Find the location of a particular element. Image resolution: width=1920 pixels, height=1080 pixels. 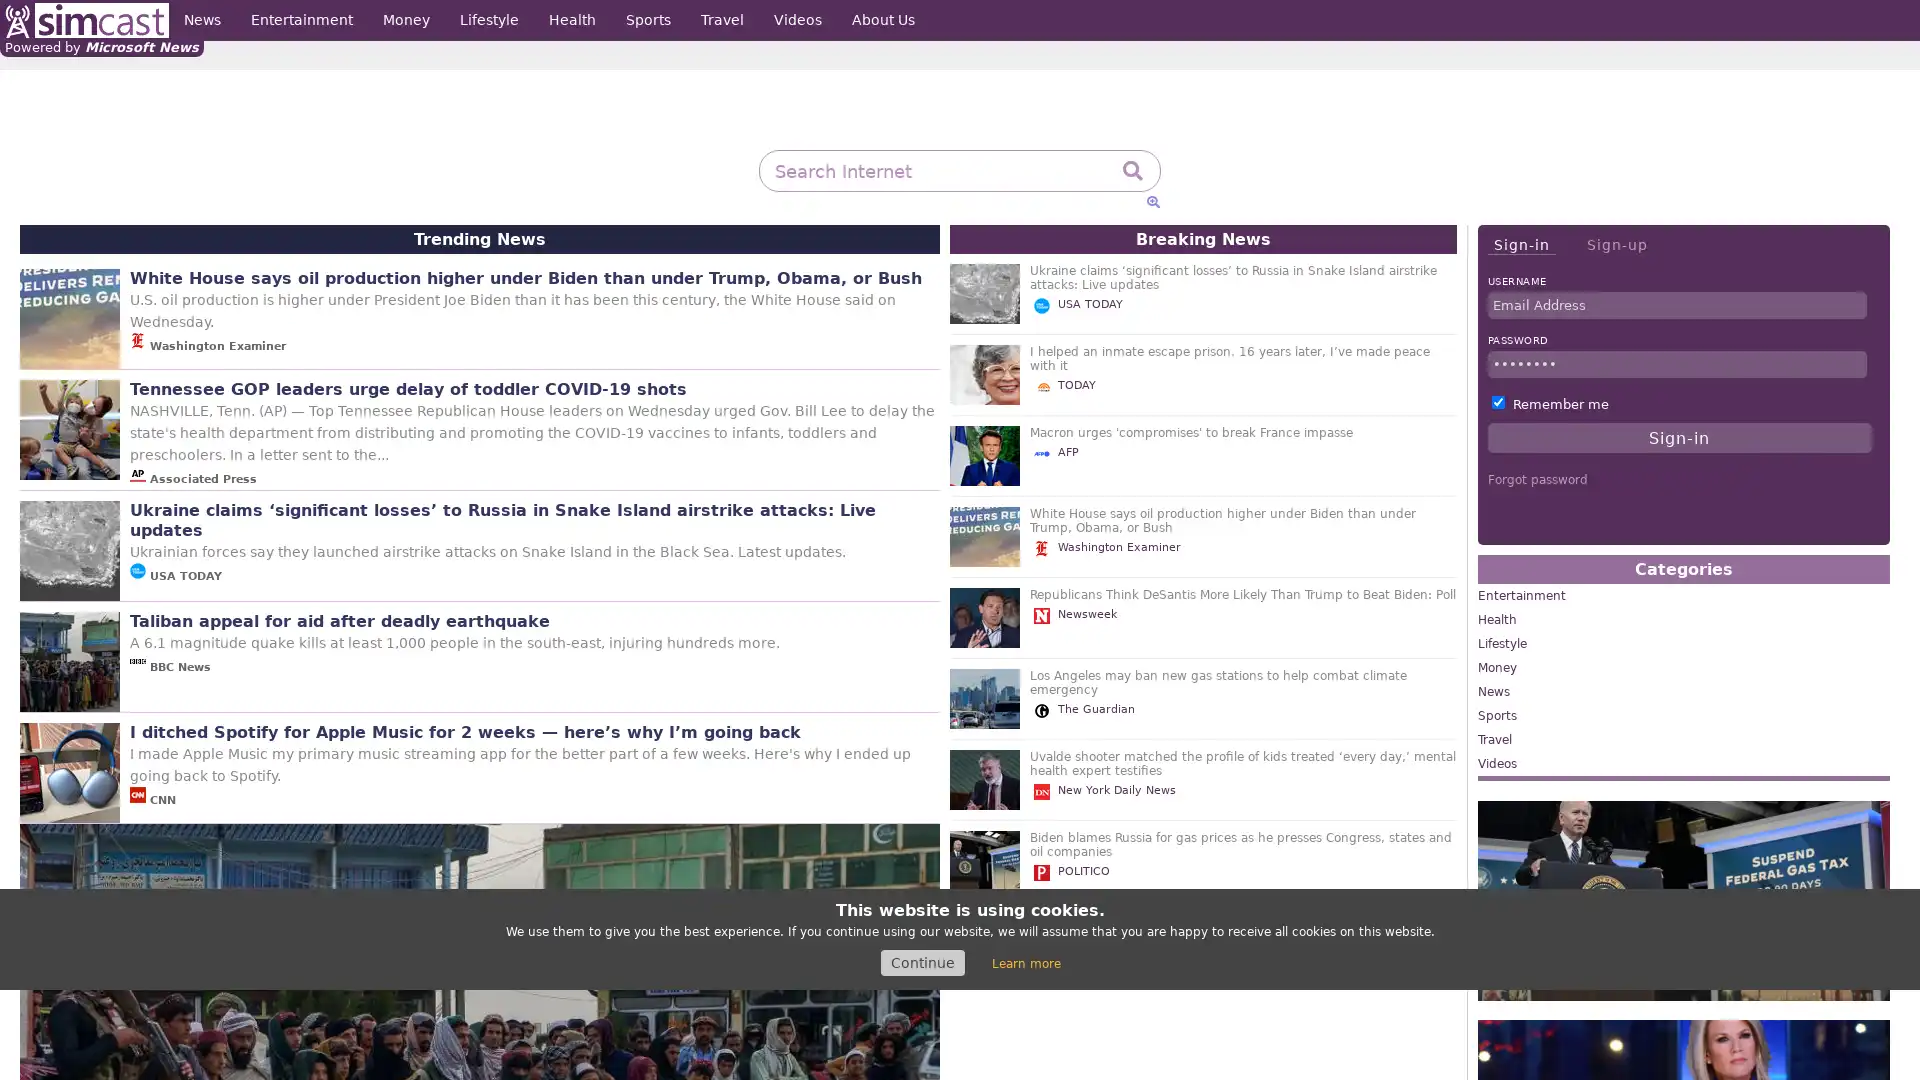

Continue is located at coordinates (921, 962).